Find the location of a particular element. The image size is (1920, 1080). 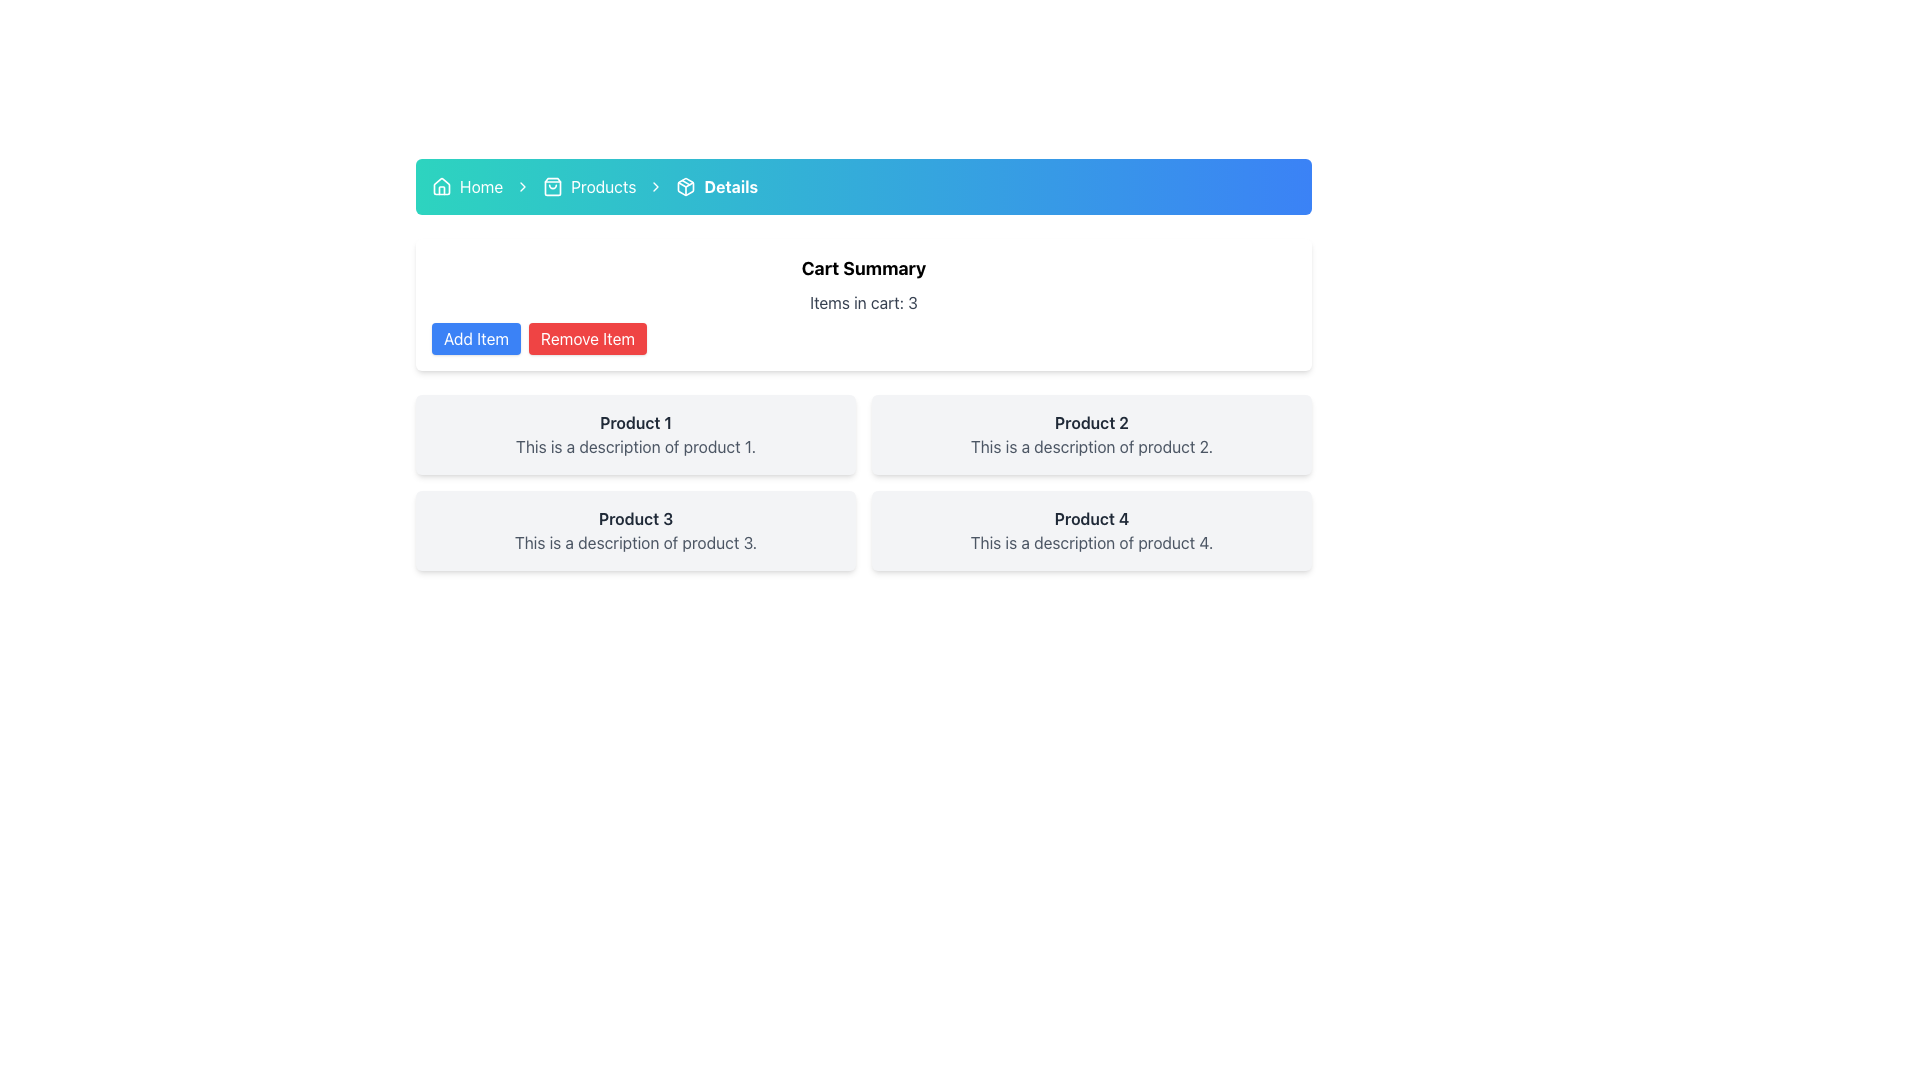

the stylized package icon in the breadcrumb navigation bar is located at coordinates (686, 186).